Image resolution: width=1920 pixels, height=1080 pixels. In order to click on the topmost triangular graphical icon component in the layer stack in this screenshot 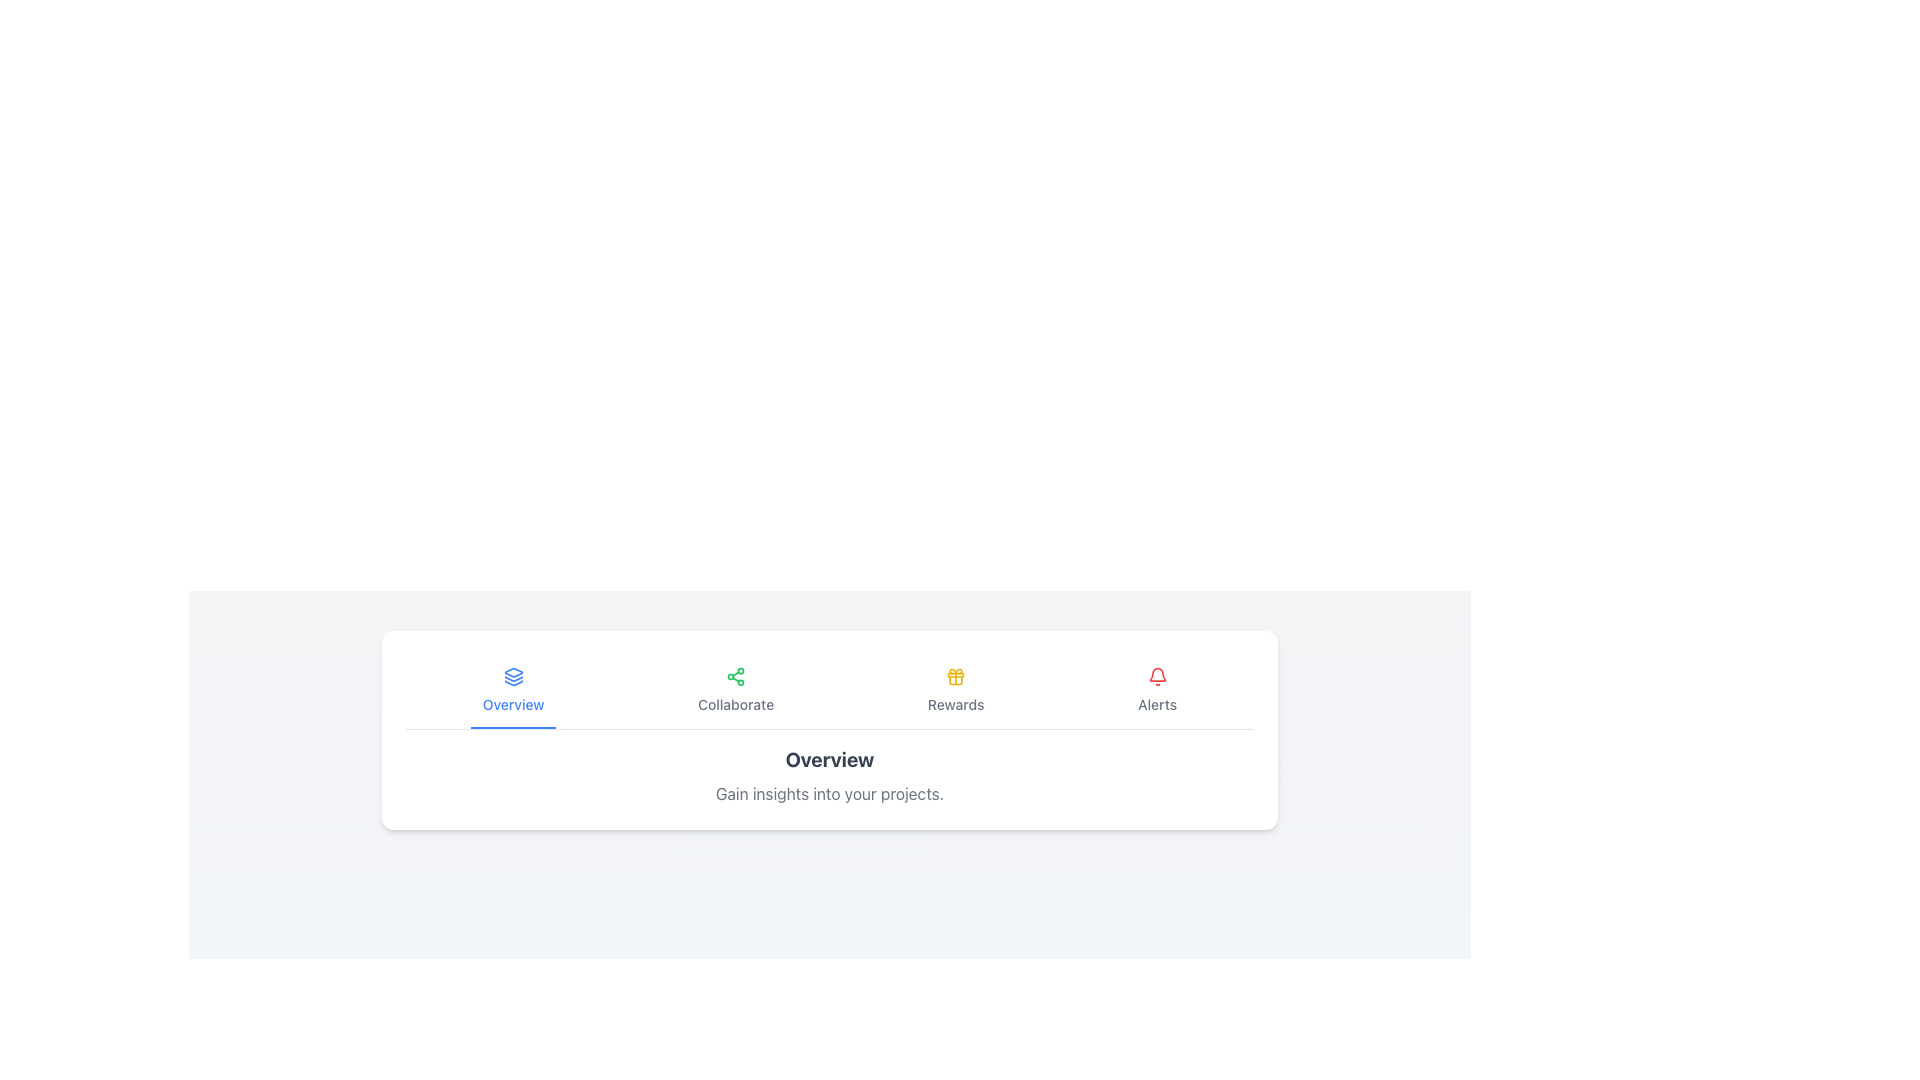, I will do `click(513, 672)`.